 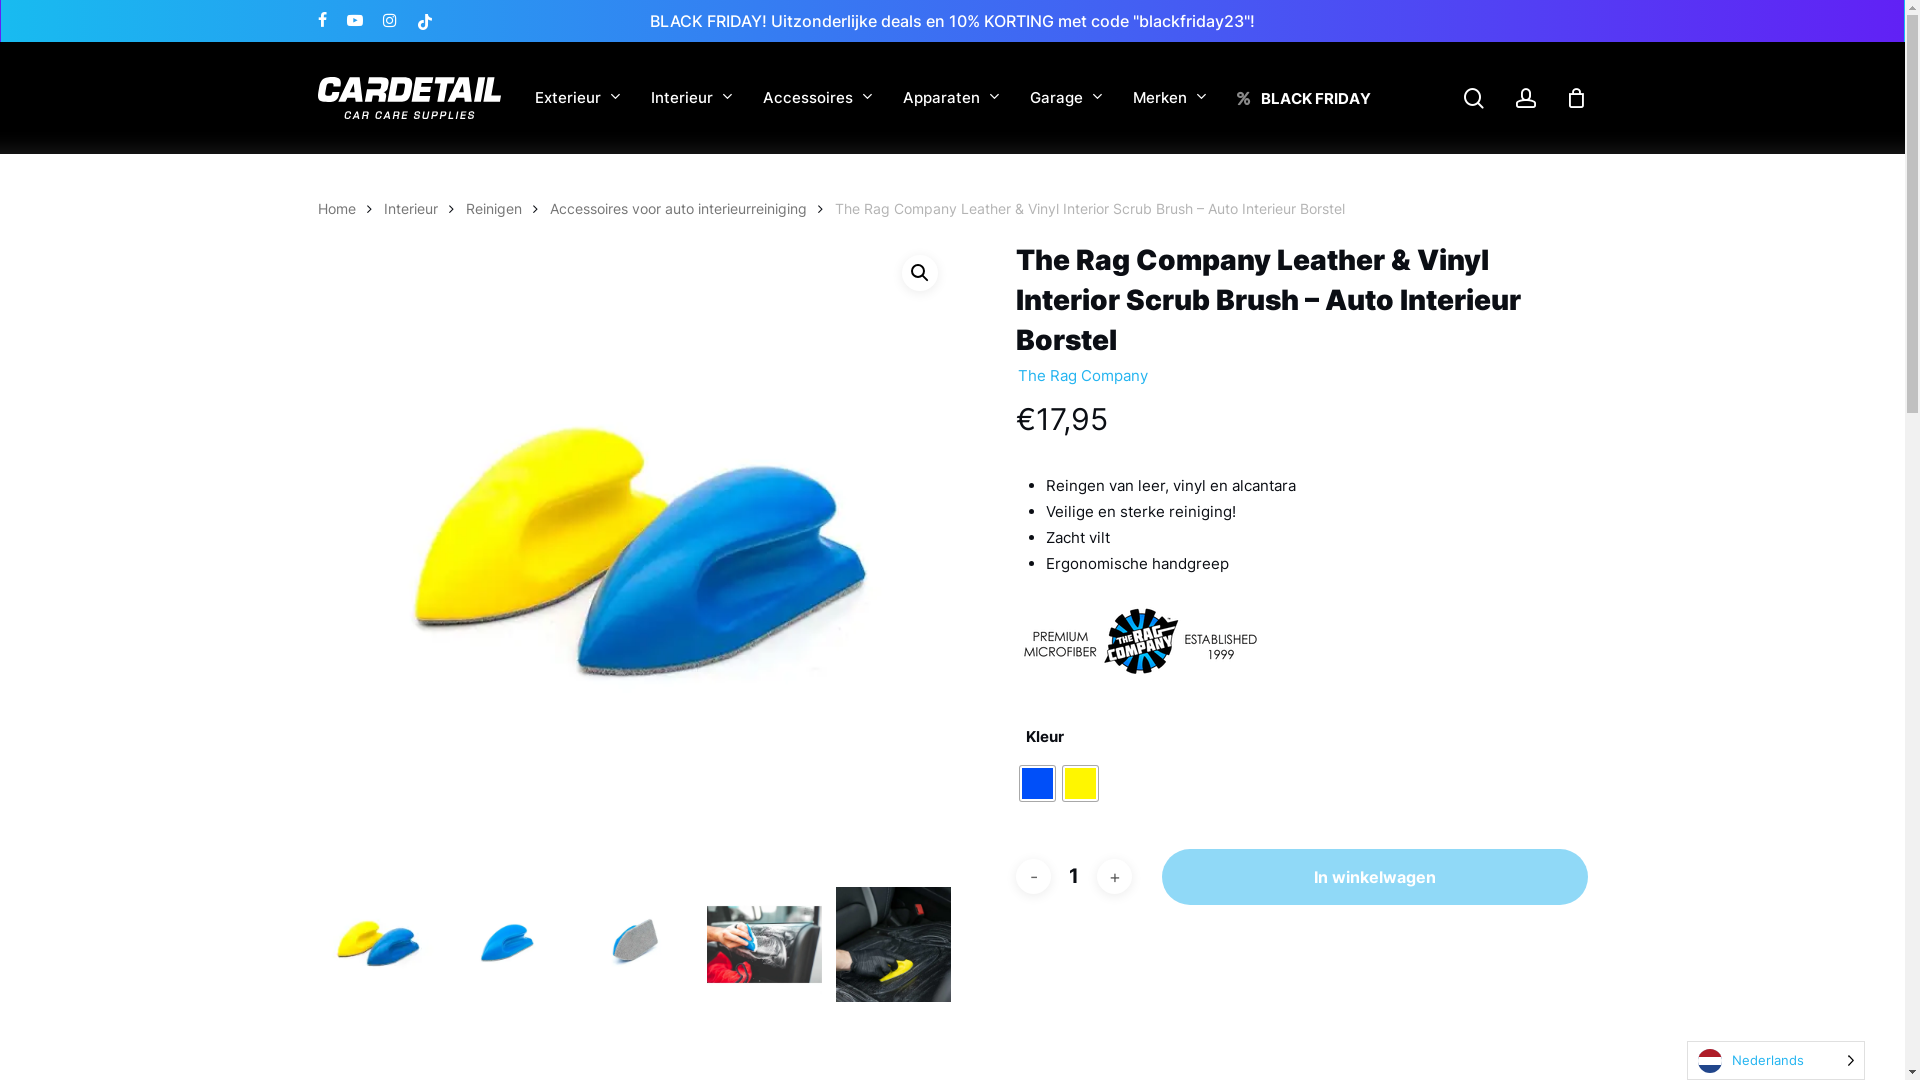 What do you see at coordinates (1037, 782) in the screenshot?
I see `'Blauw'` at bounding box center [1037, 782].